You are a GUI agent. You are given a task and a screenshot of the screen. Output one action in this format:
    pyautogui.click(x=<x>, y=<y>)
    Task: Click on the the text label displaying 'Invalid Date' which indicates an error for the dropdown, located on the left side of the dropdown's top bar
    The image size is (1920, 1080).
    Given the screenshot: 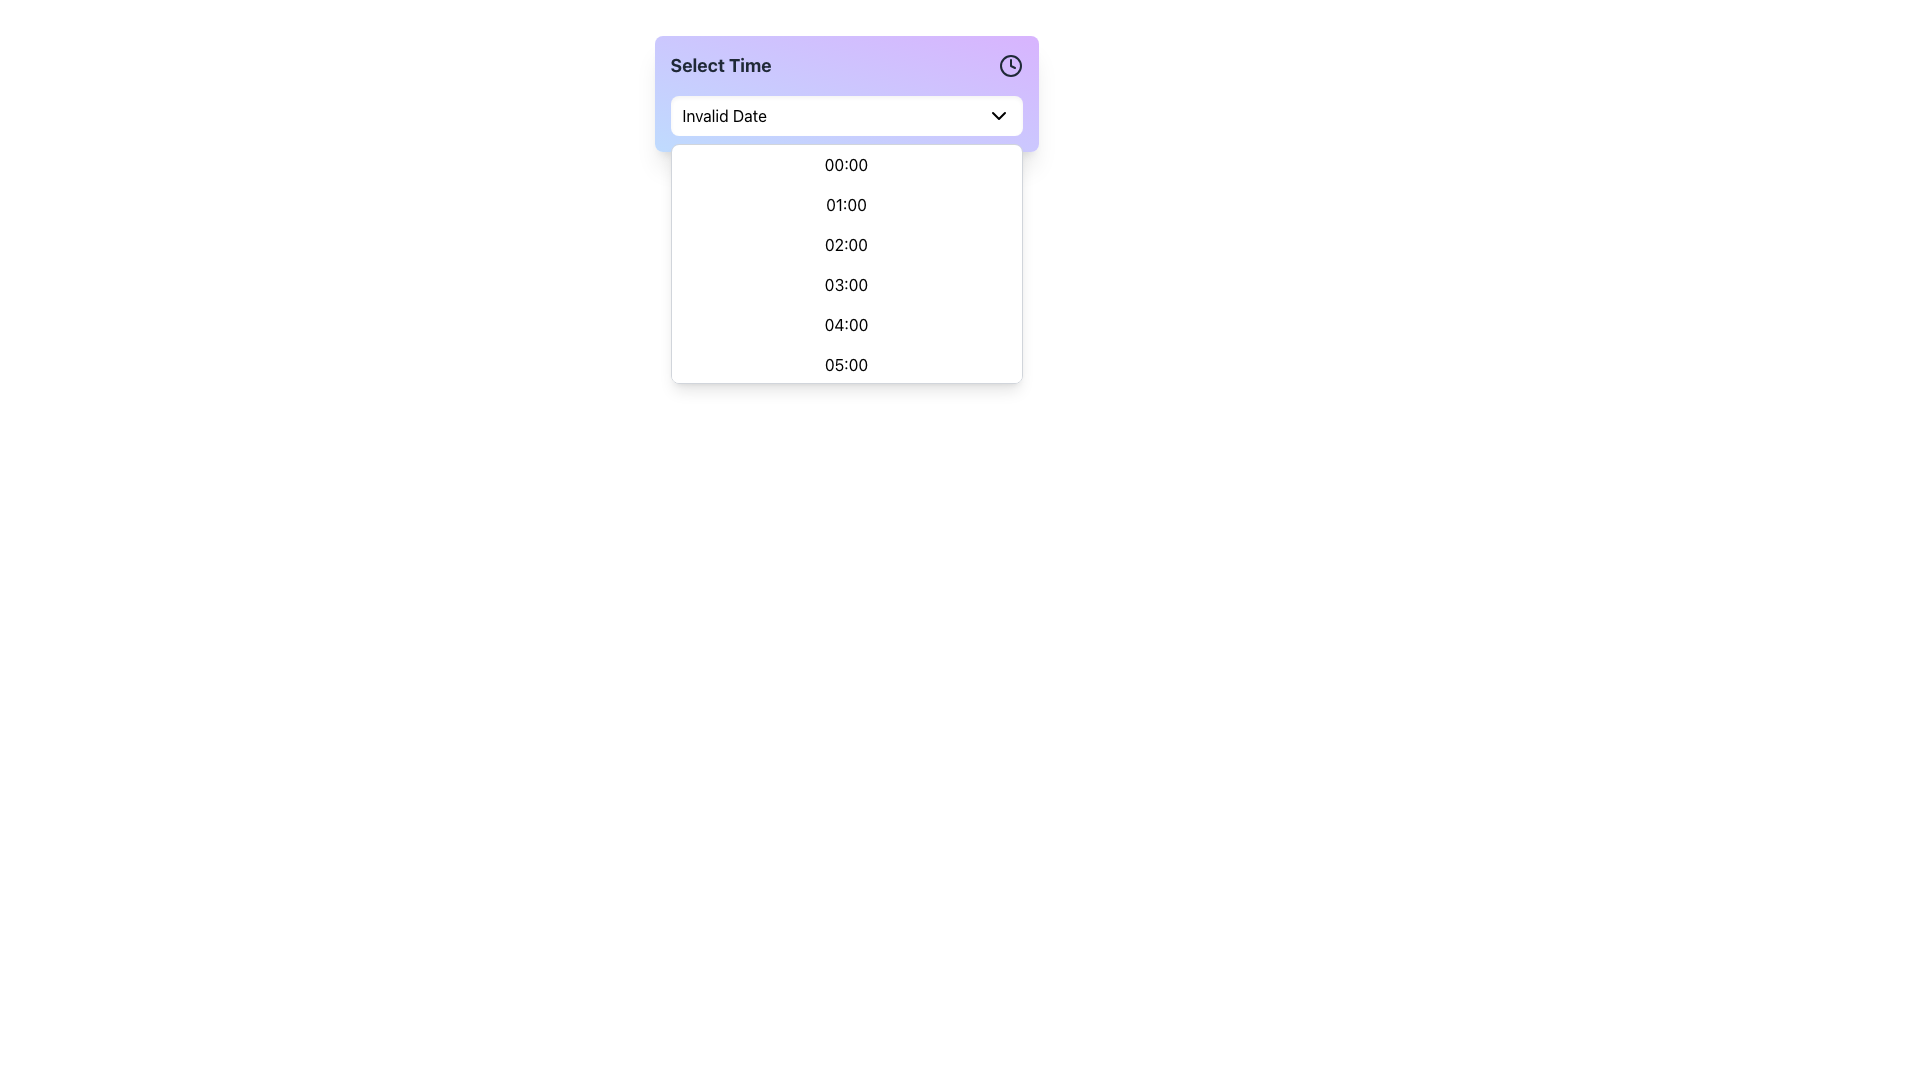 What is the action you would take?
    pyautogui.click(x=723, y=115)
    